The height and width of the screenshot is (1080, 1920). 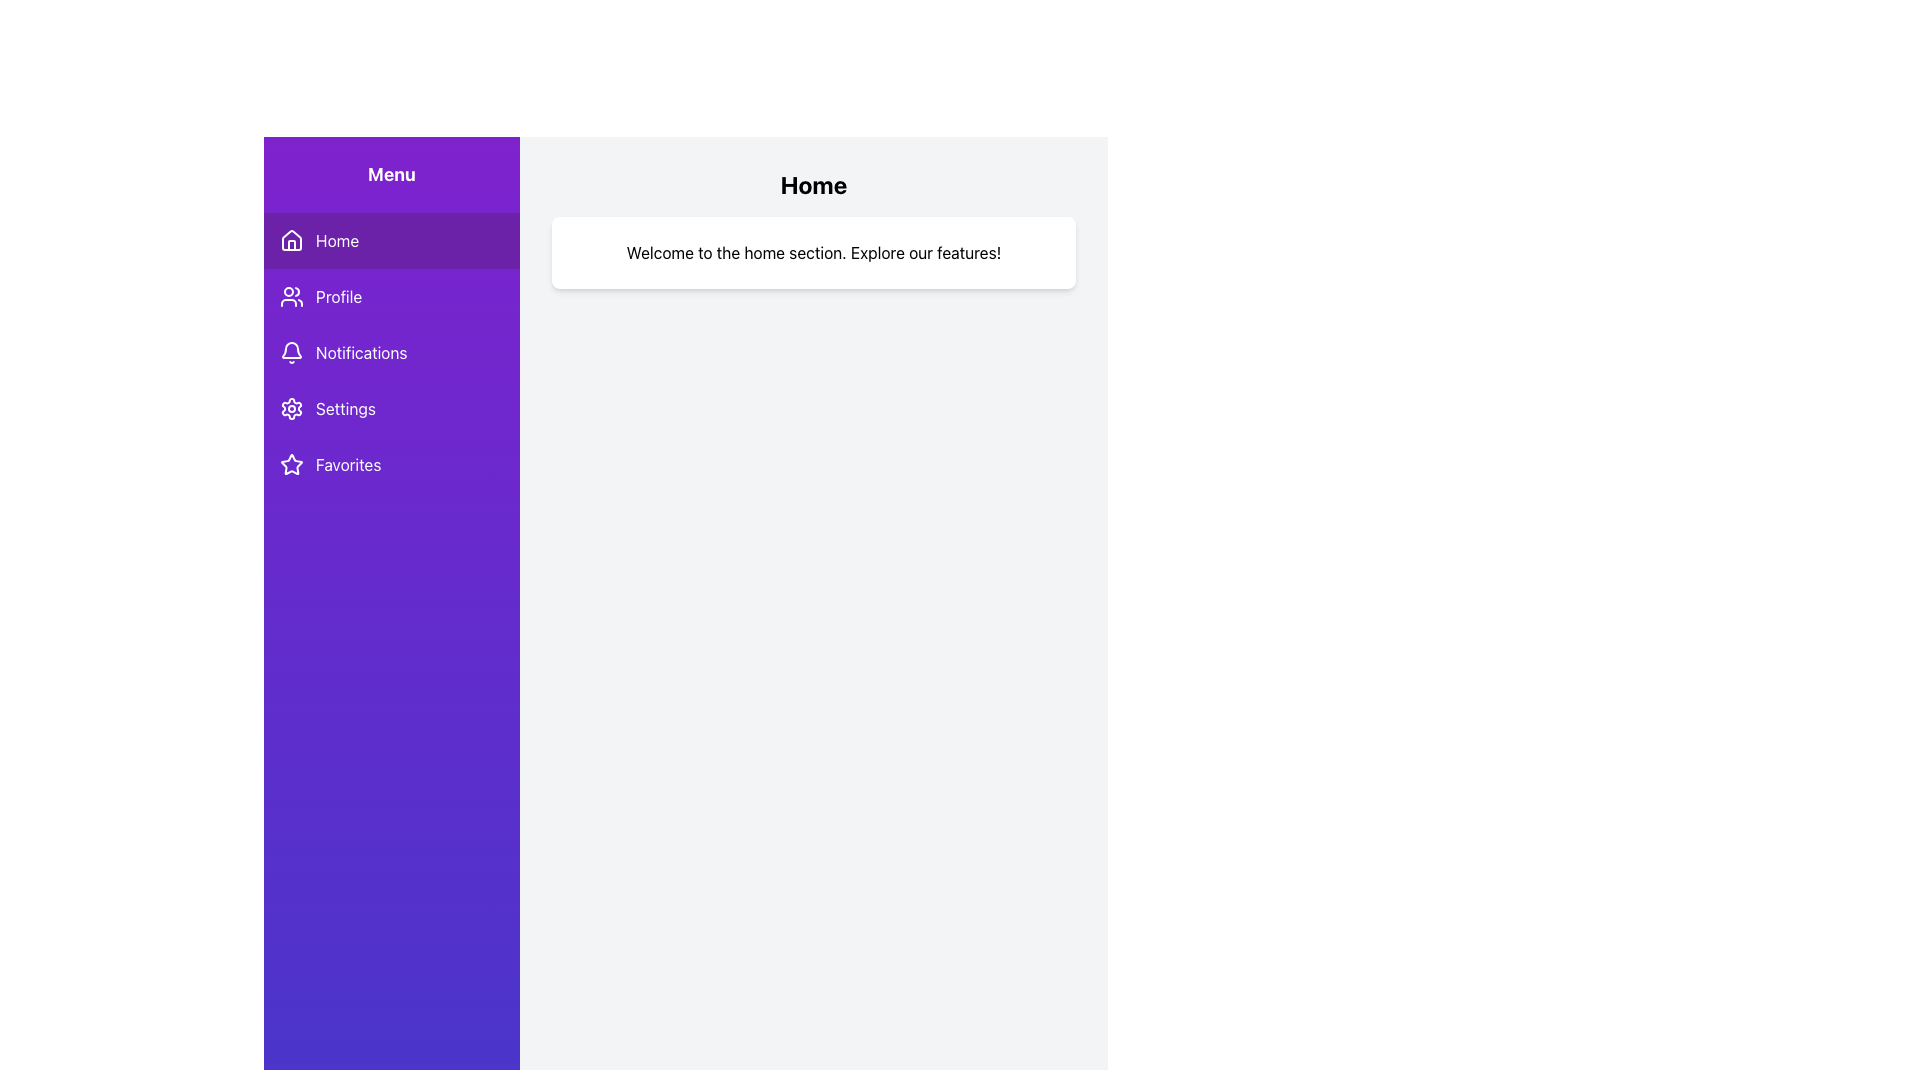 What do you see at coordinates (392, 352) in the screenshot?
I see `an item in the vertical navigation menu group on the left panel` at bounding box center [392, 352].